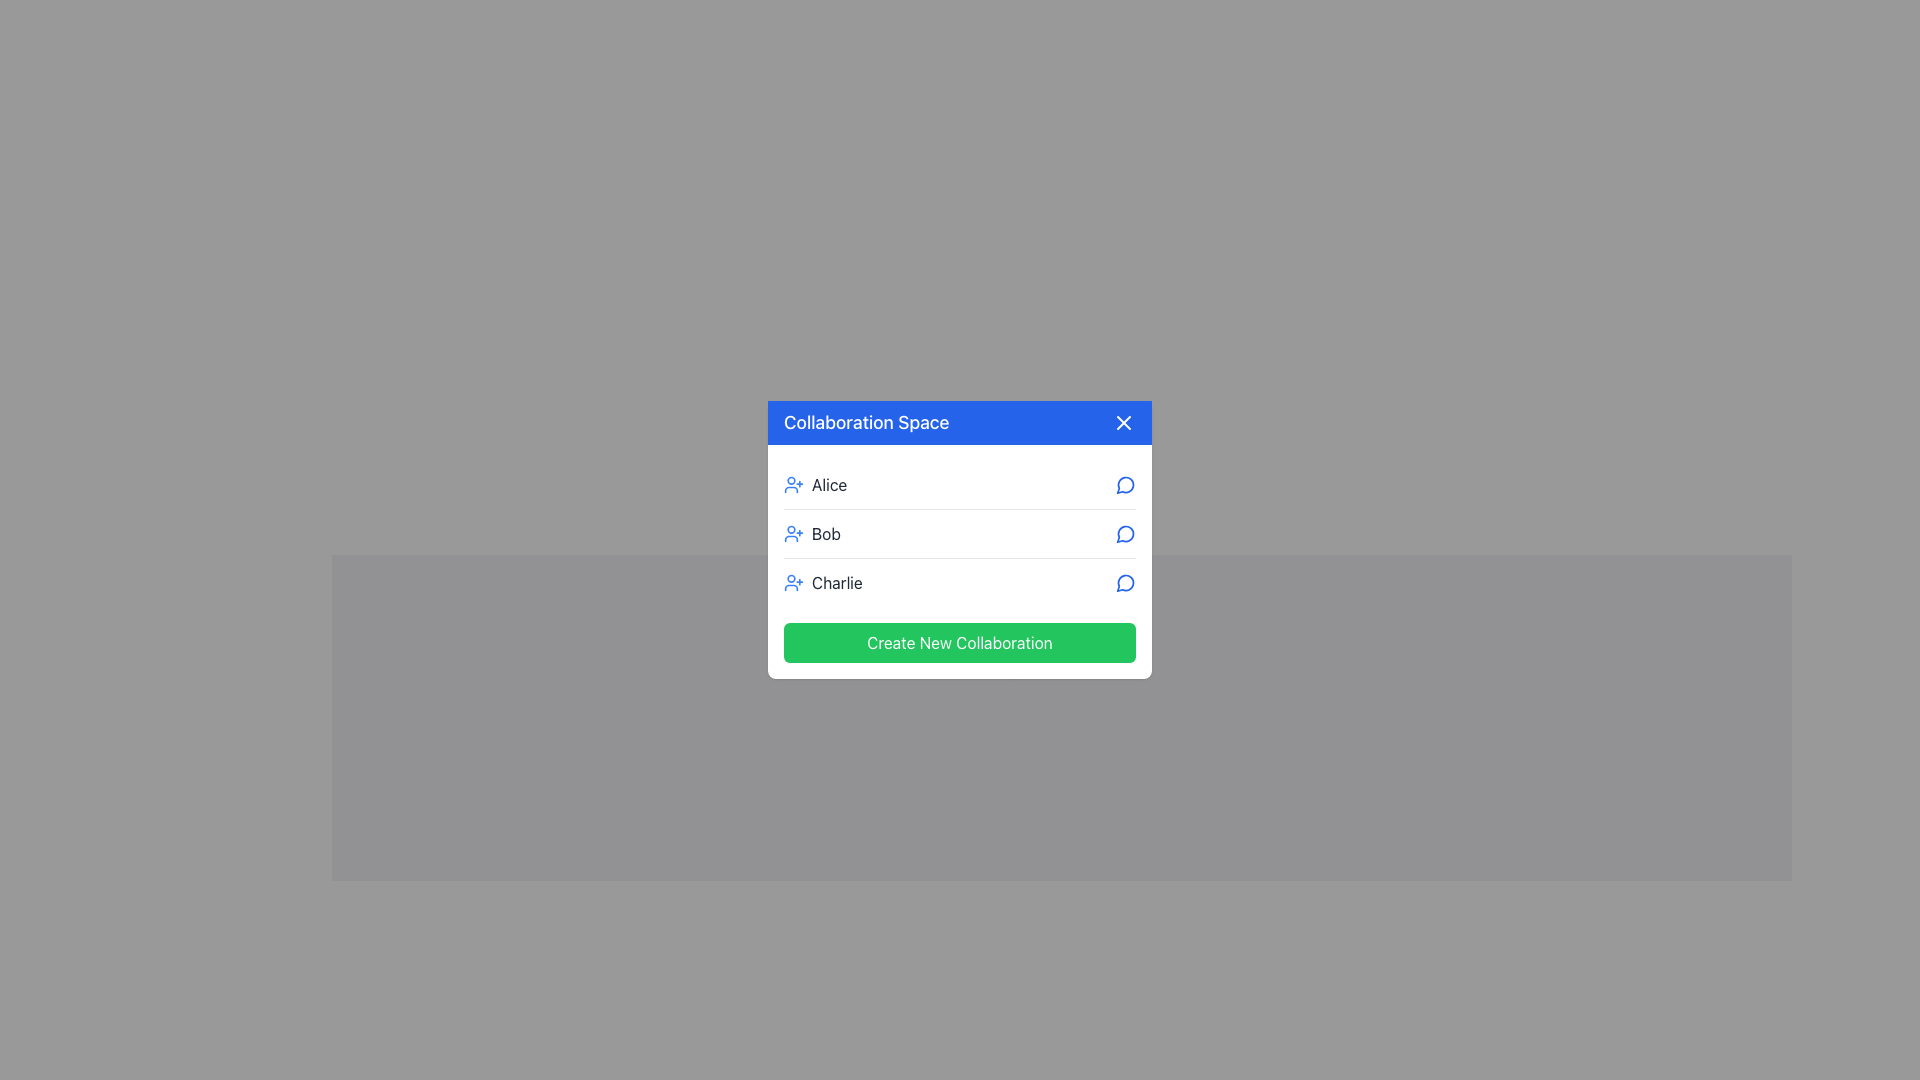  Describe the element at coordinates (960, 485) in the screenshot. I see `the entire user row labeled 'Alice'` at that location.